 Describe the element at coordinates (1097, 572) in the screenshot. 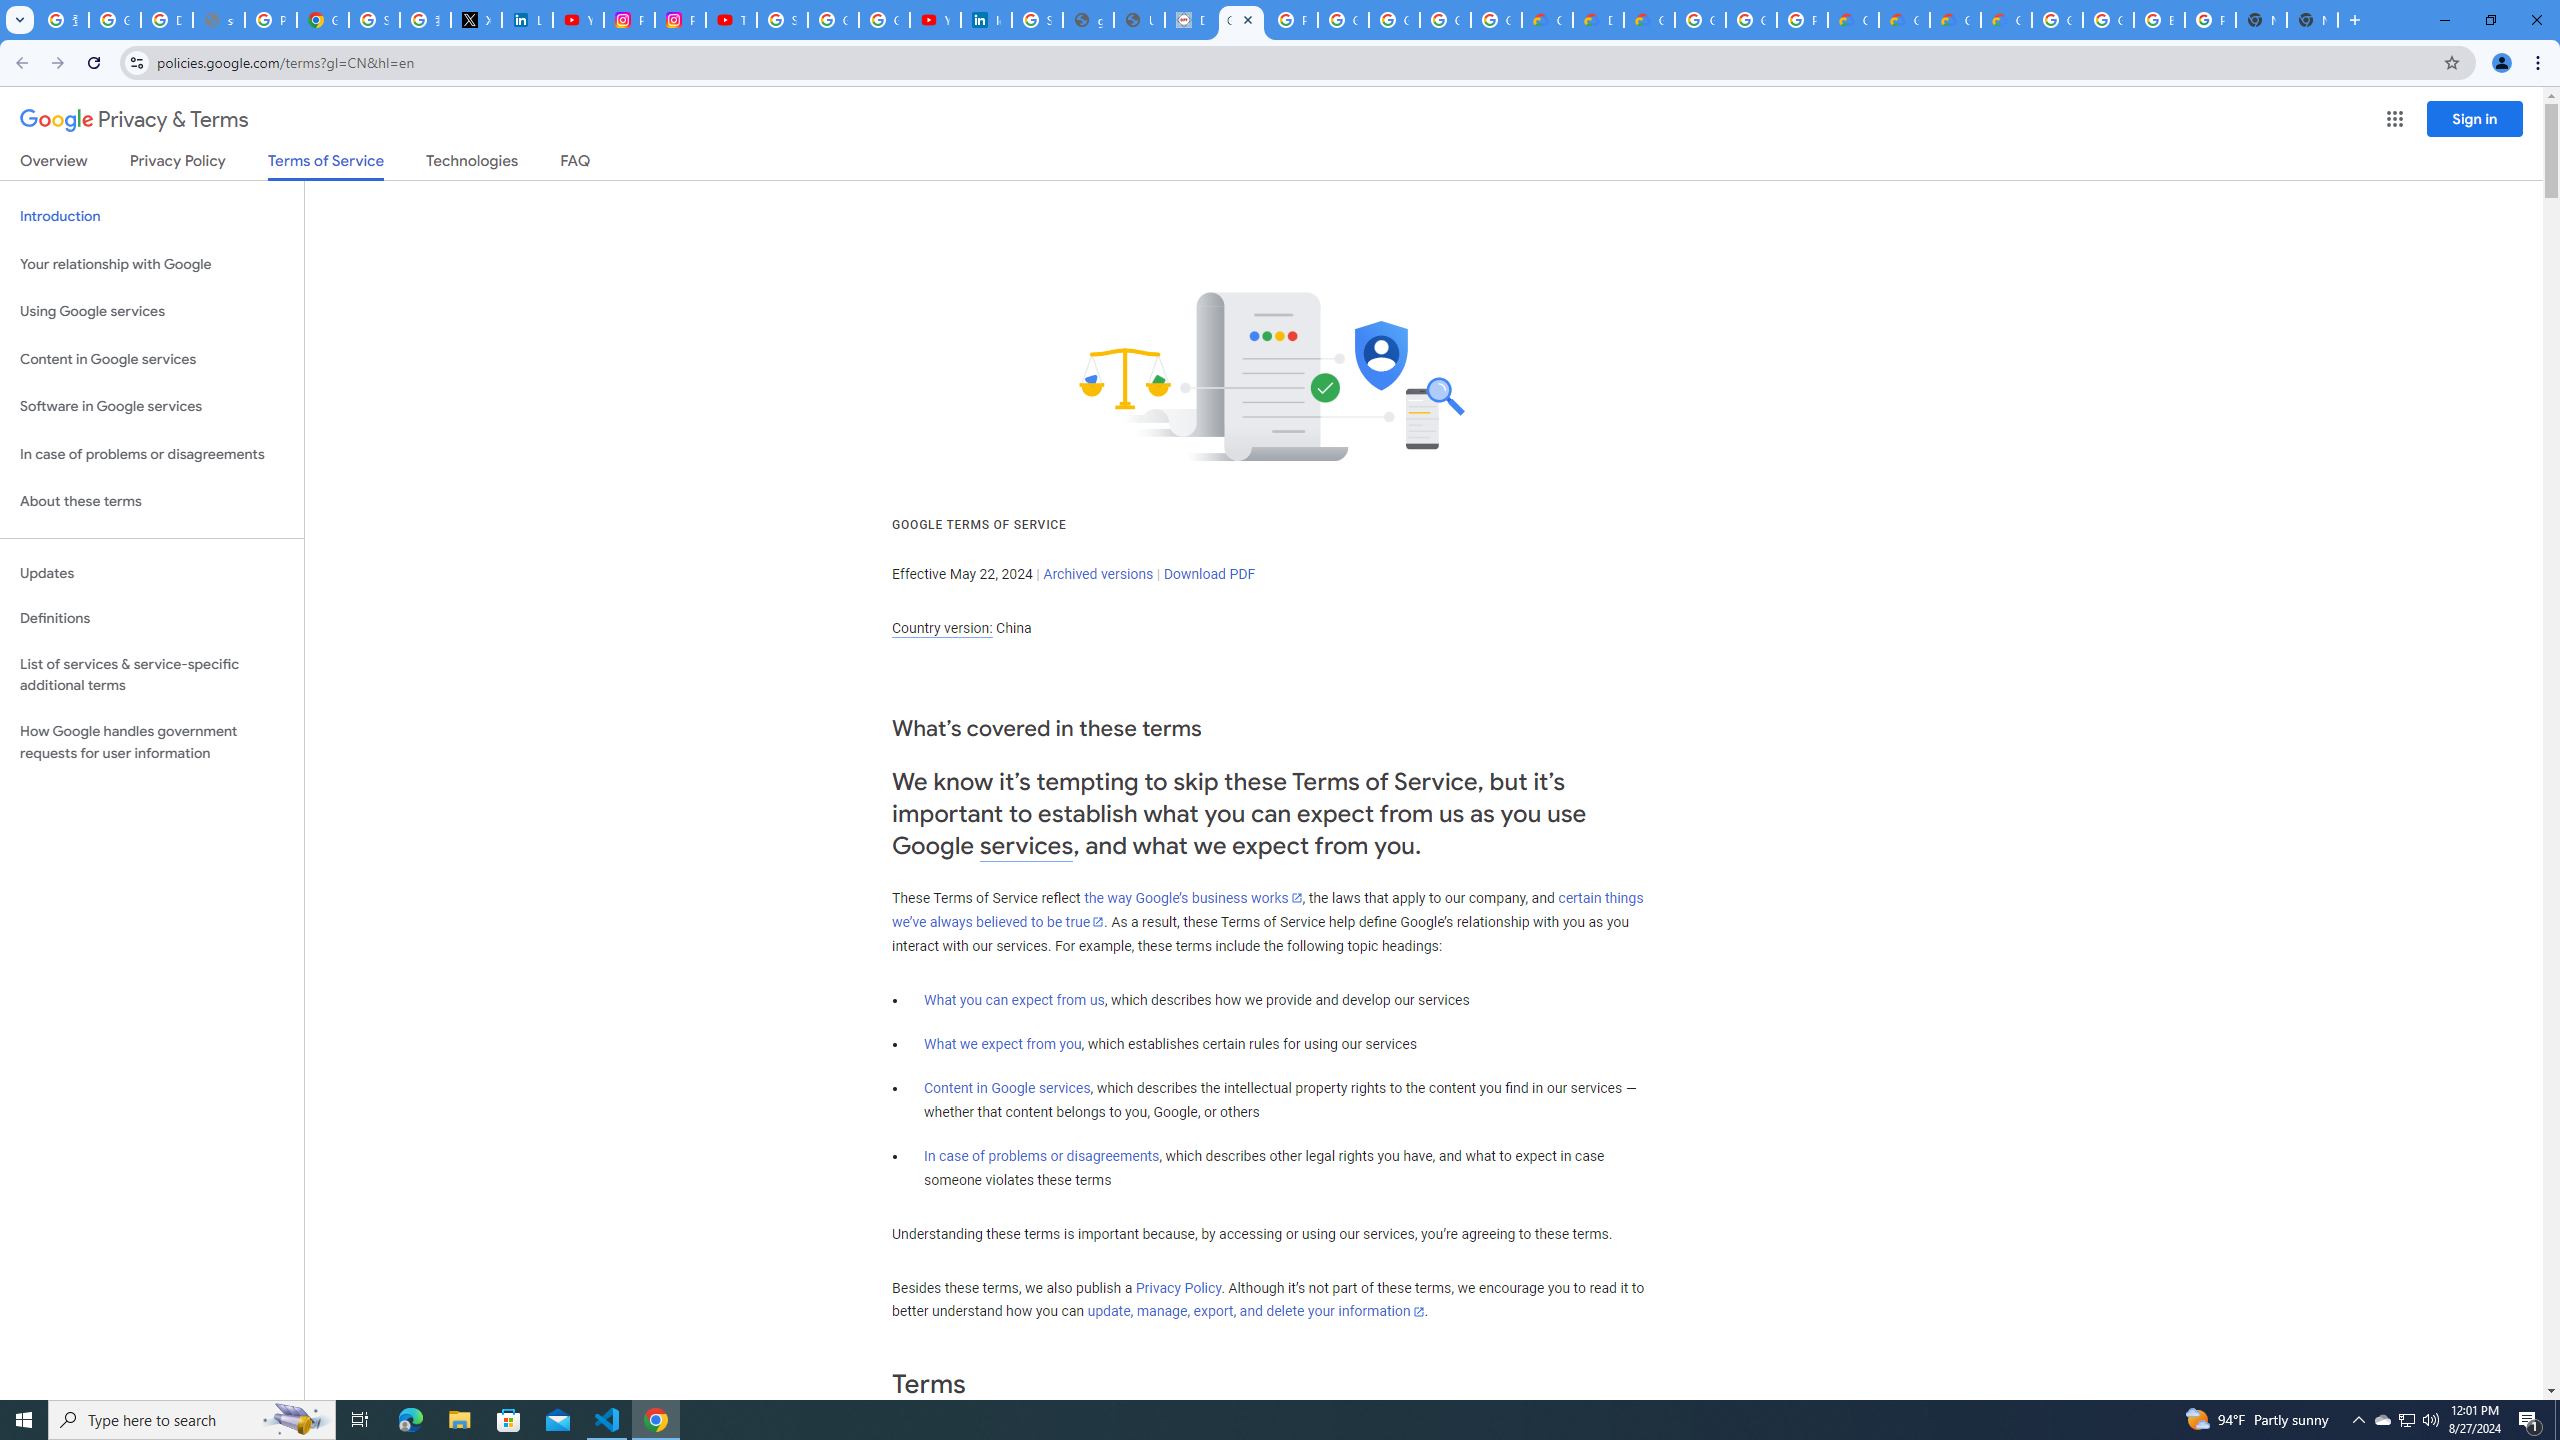

I see `'Archived versions'` at that location.